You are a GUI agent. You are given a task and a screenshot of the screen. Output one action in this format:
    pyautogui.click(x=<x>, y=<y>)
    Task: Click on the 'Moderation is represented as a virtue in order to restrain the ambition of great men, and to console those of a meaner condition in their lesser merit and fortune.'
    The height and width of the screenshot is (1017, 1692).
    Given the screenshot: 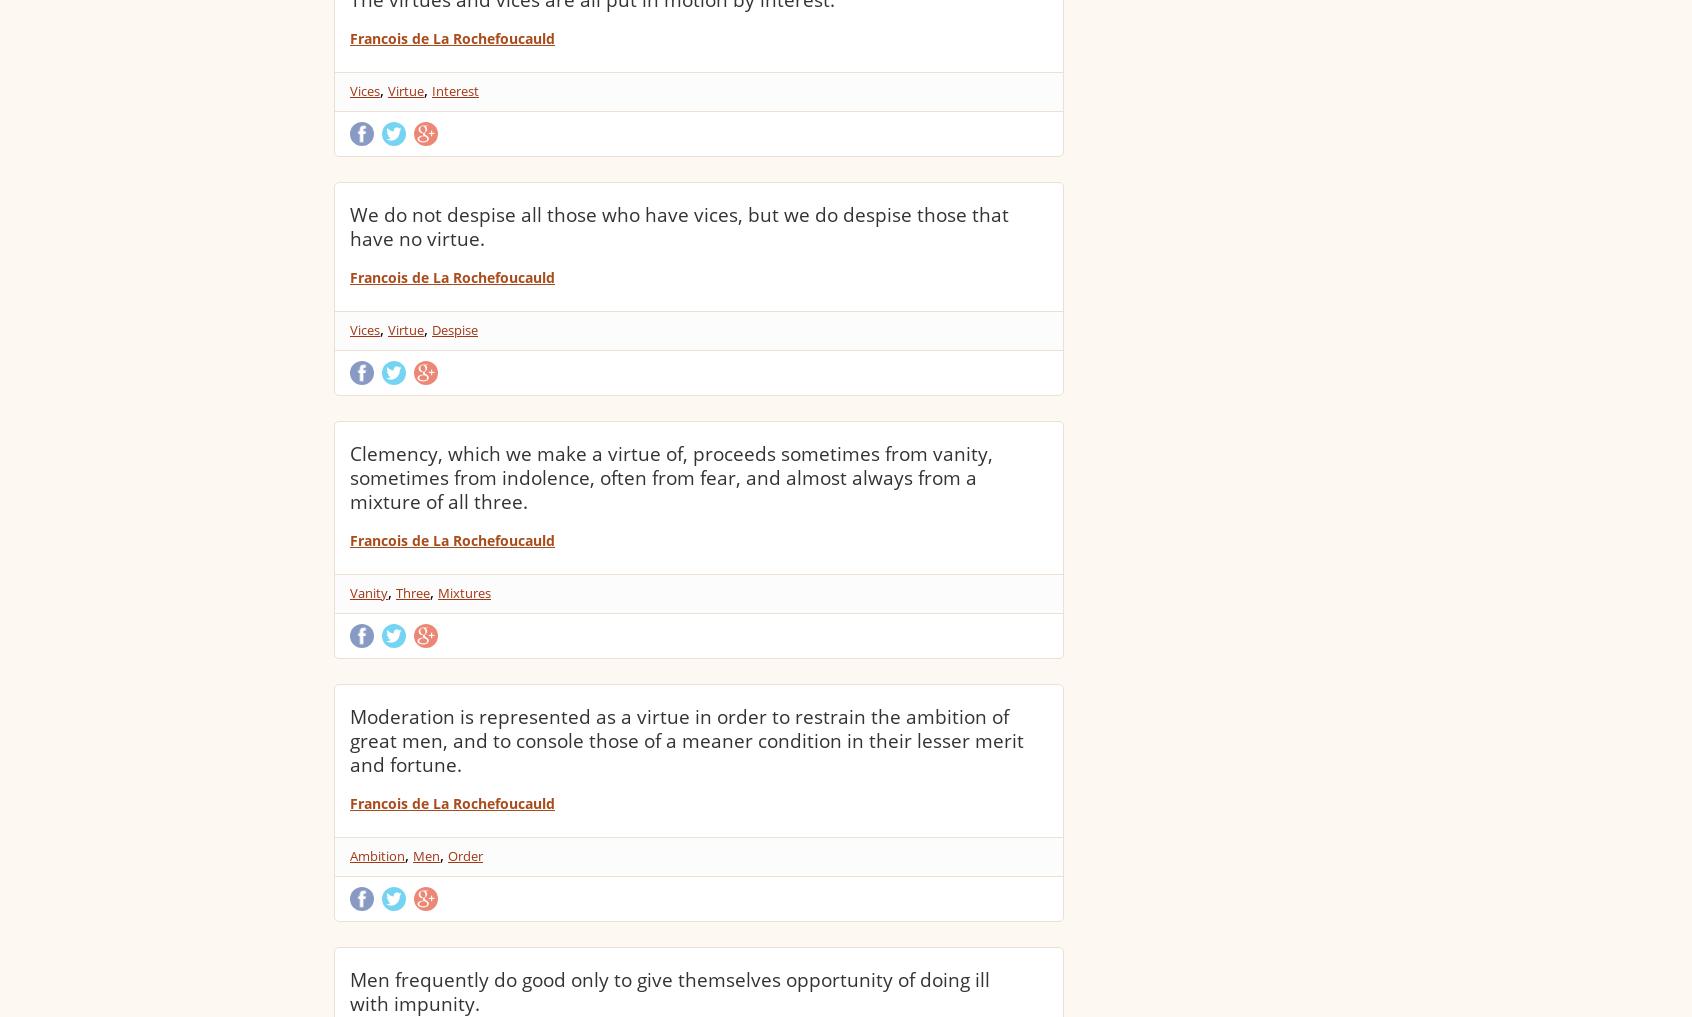 What is the action you would take?
    pyautogui.click(x=686, y=740)
    